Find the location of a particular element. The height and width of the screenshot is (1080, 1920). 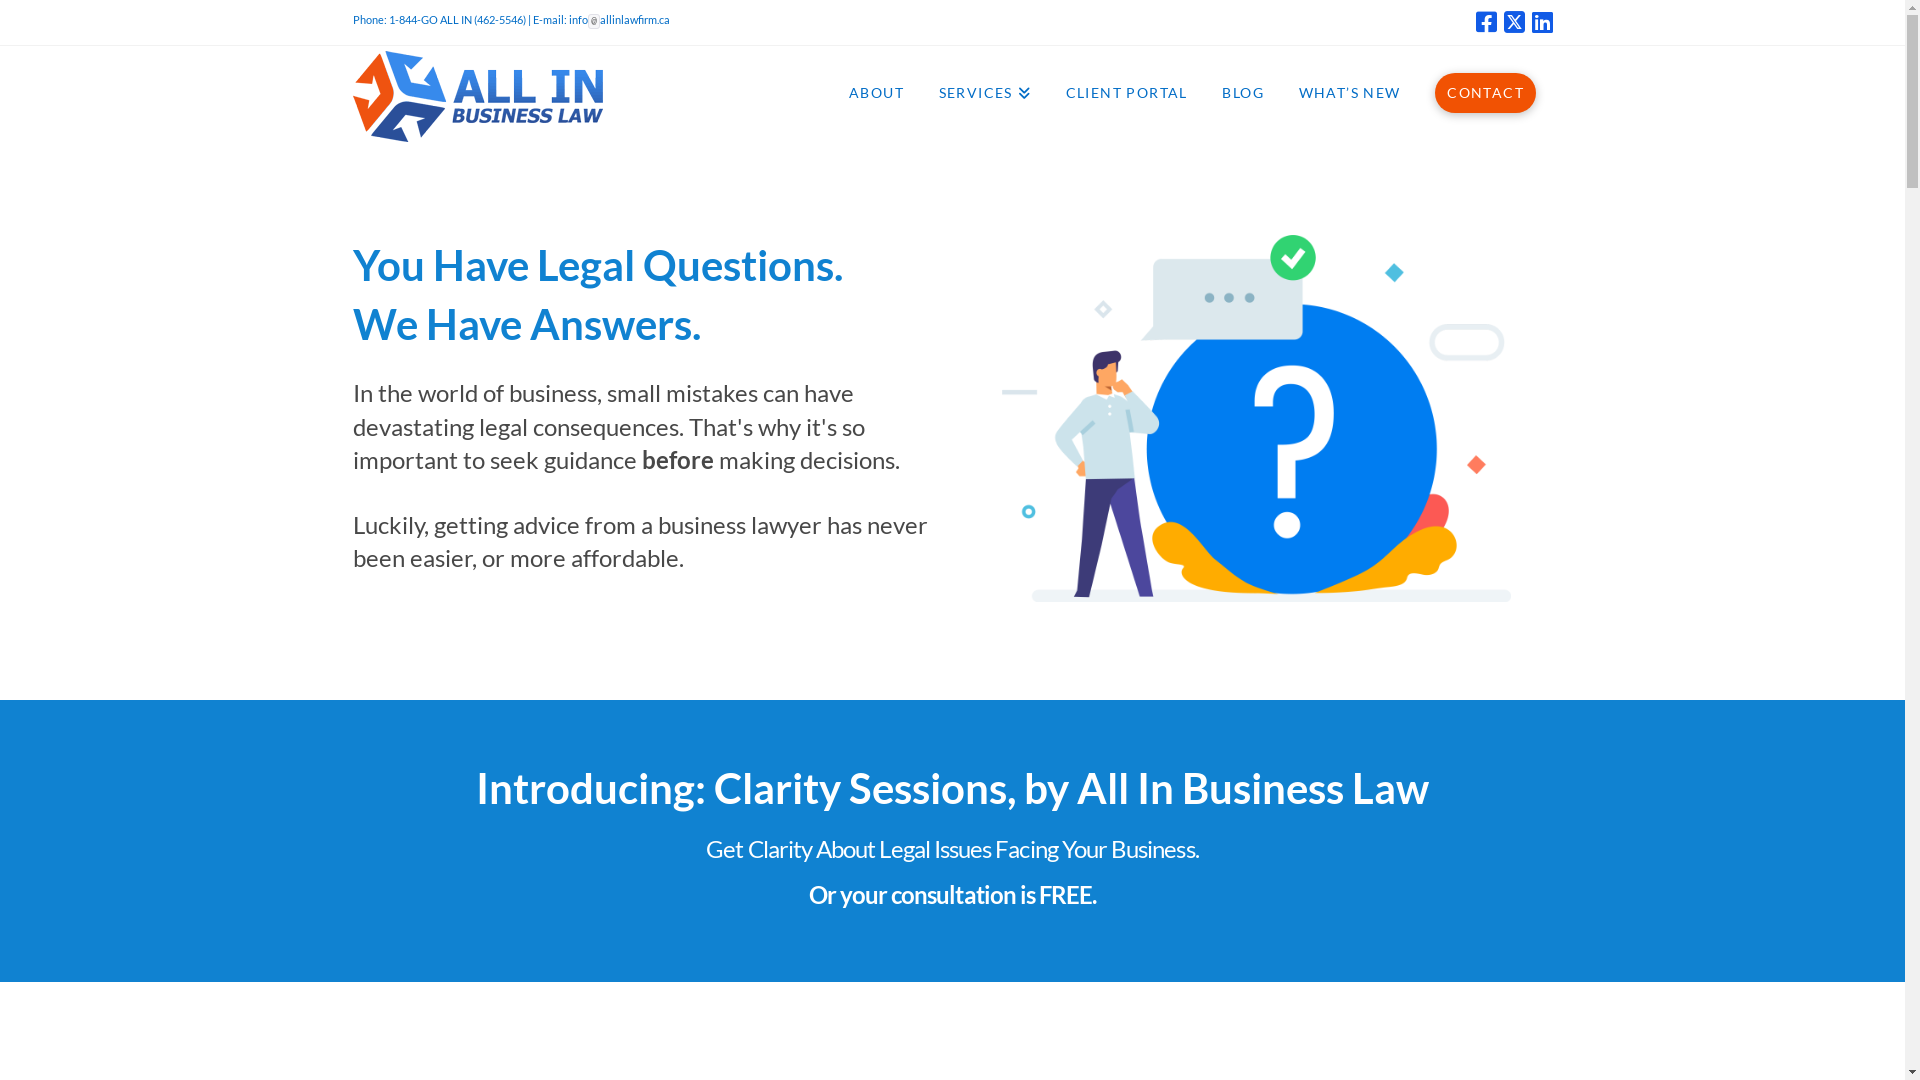

'Facebook' is located at coordinates (1486, 22).